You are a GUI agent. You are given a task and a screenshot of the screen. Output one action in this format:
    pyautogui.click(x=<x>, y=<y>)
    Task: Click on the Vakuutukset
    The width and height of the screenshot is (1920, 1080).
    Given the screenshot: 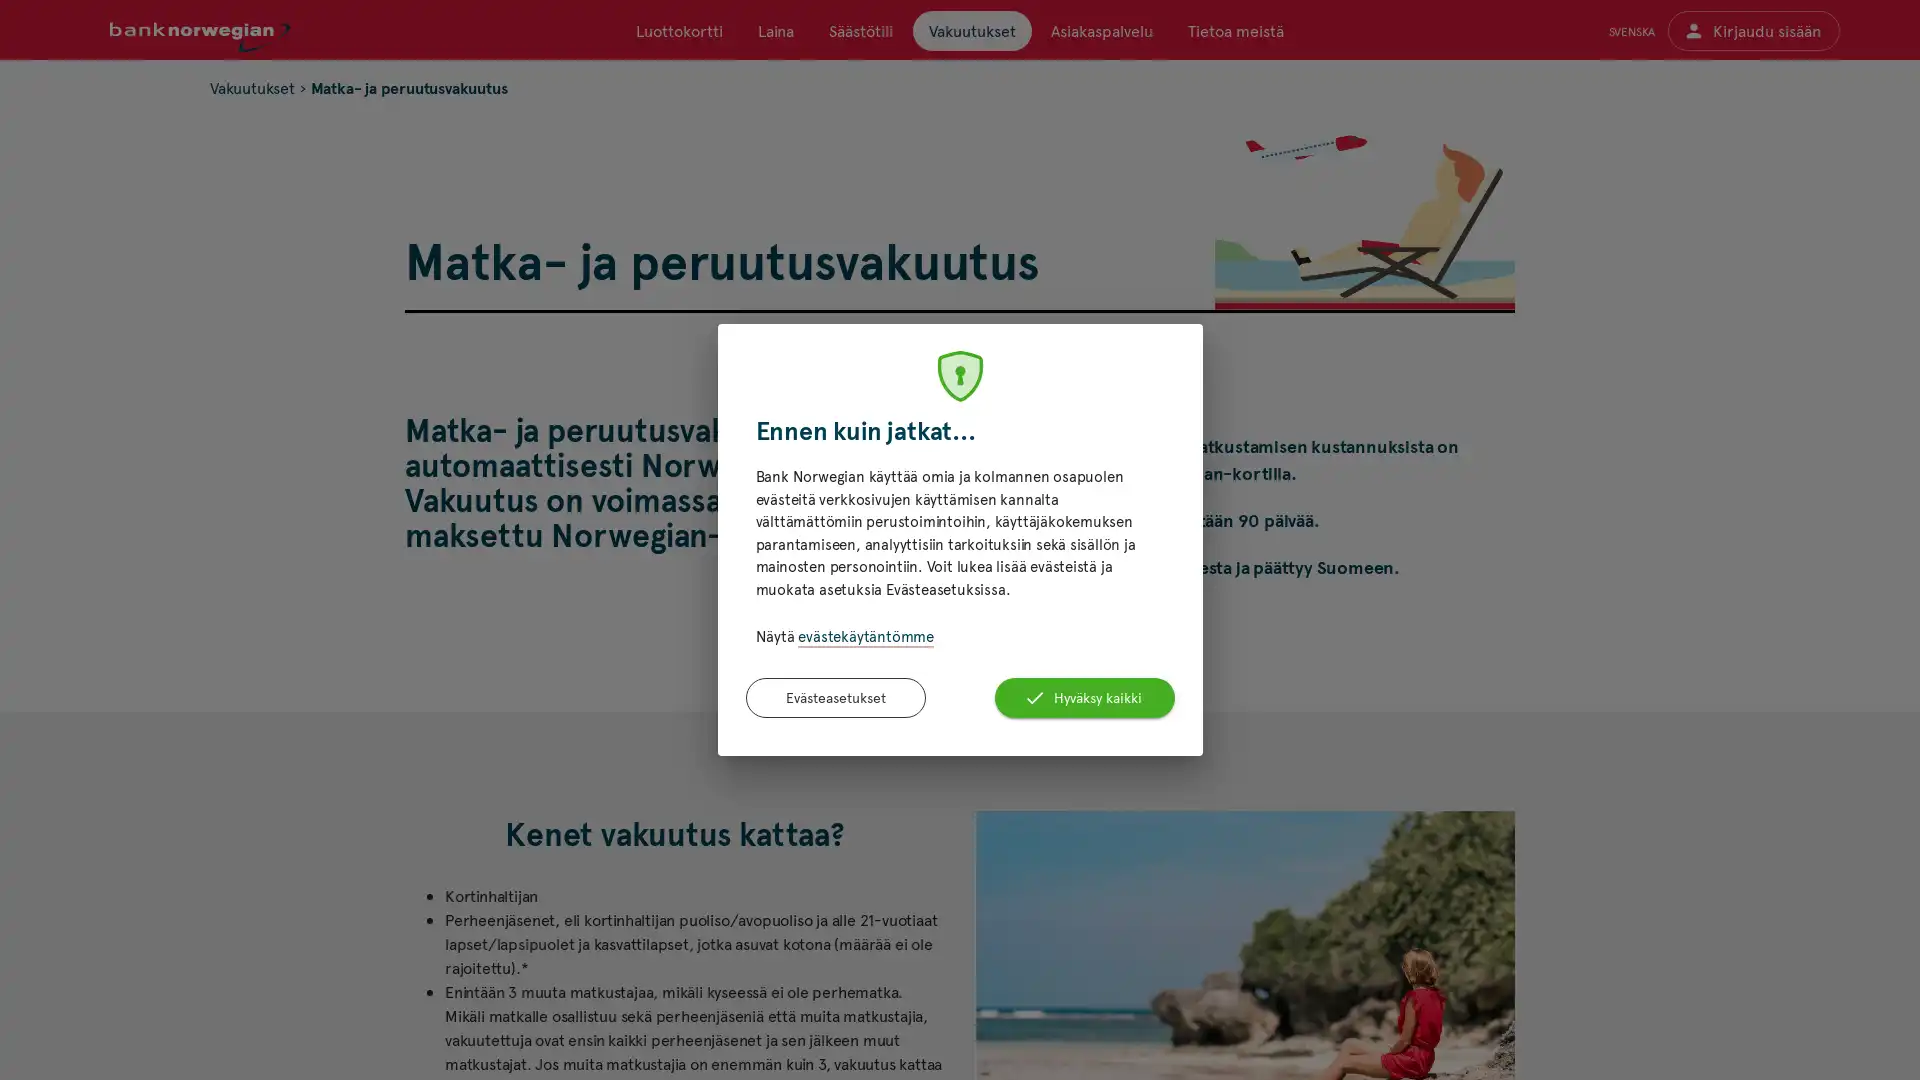 What is the action you would take?
    pyautogui.click(x=971, y=30)
    